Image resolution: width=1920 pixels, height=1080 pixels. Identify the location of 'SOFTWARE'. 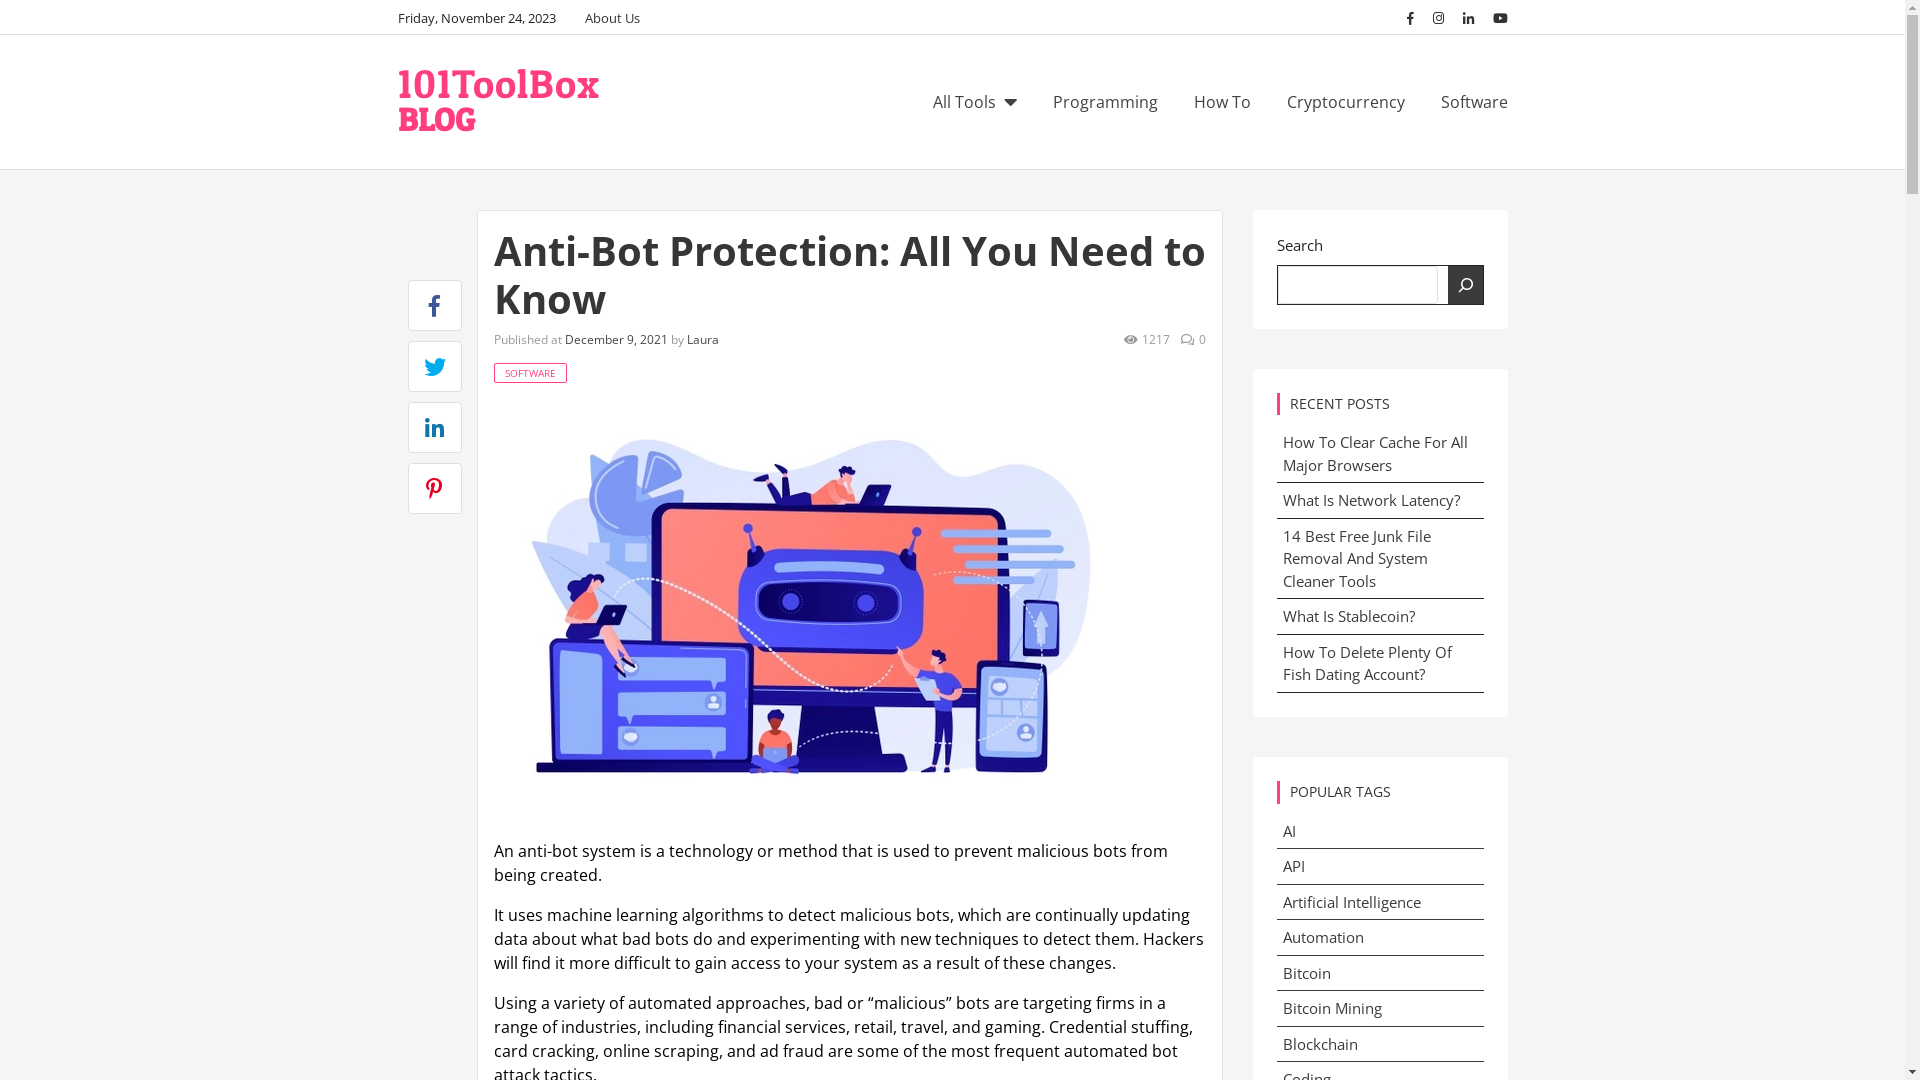
(530, 373).